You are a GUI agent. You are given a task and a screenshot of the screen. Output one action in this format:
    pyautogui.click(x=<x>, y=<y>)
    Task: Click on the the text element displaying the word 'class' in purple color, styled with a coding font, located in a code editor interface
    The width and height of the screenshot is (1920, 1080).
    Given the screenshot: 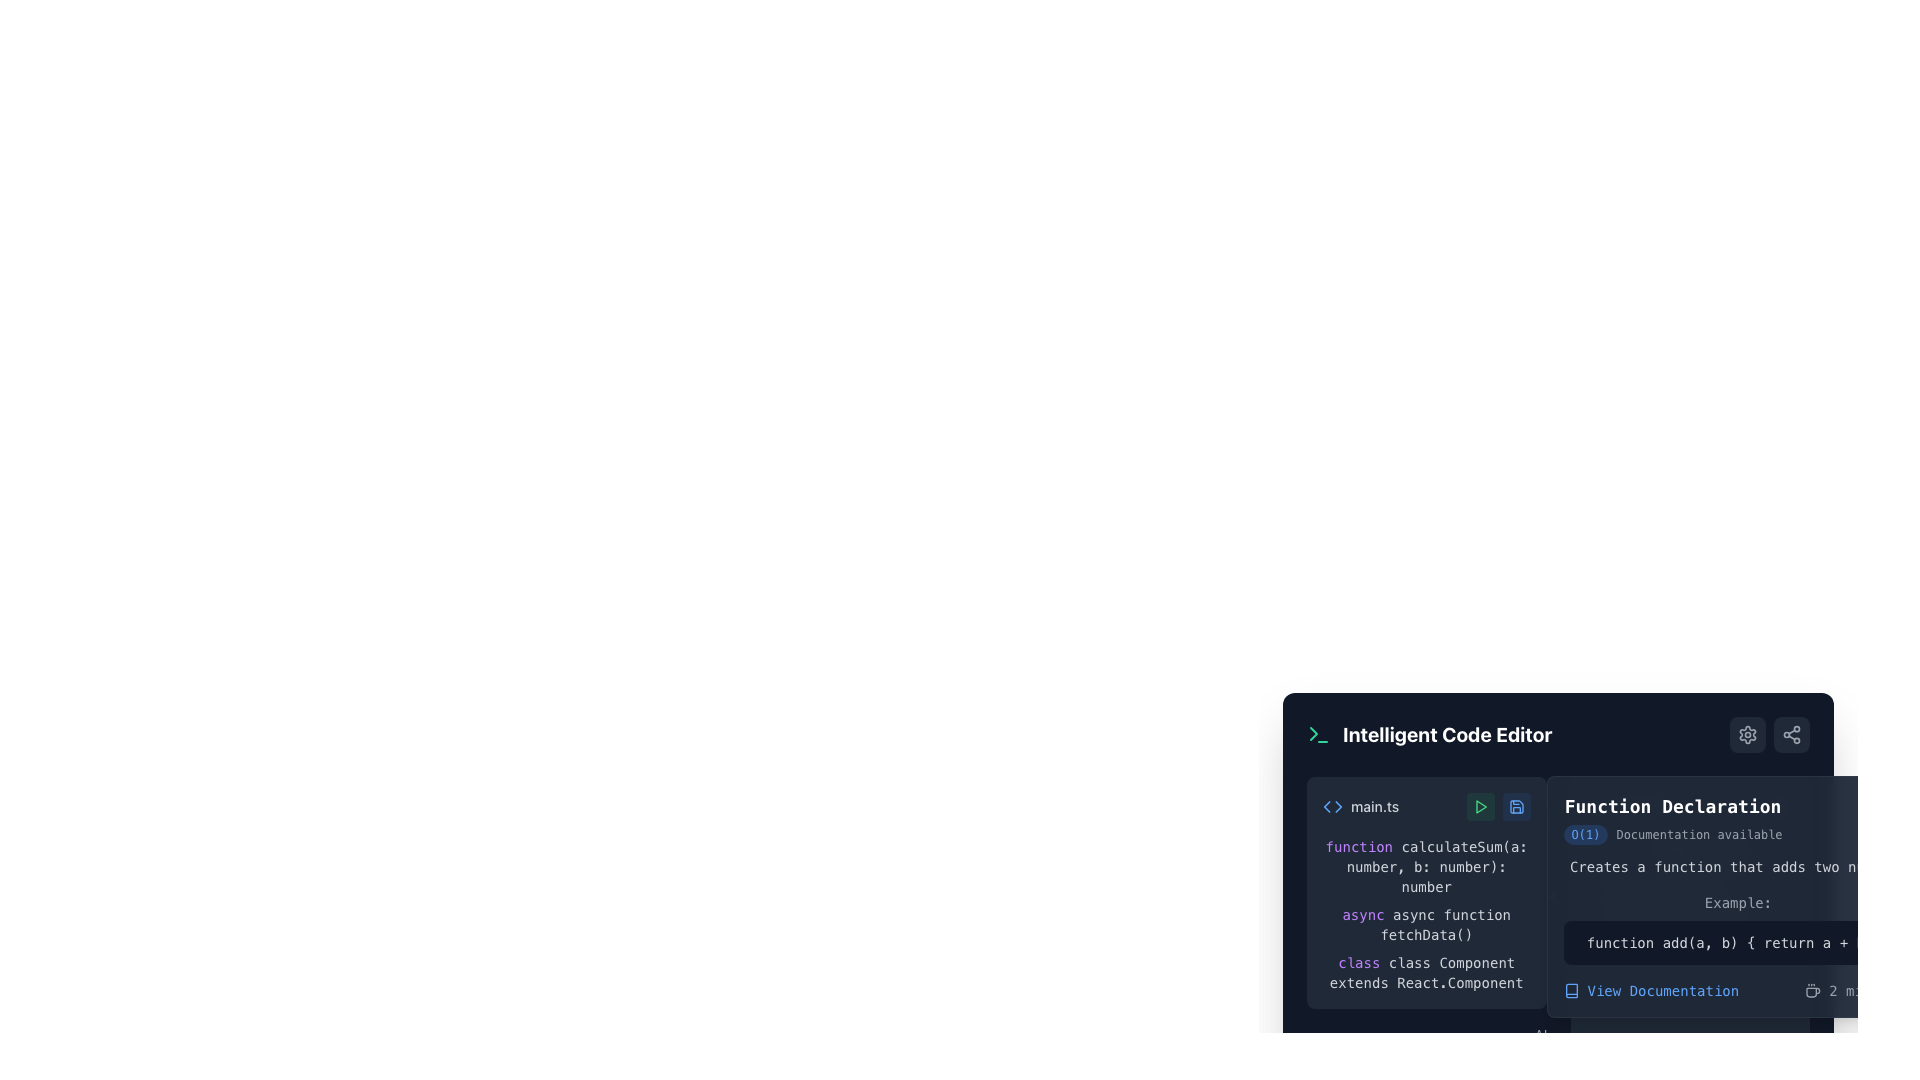 What is the action you would take?
    pyautogui.click(x=1359, y=962)
    